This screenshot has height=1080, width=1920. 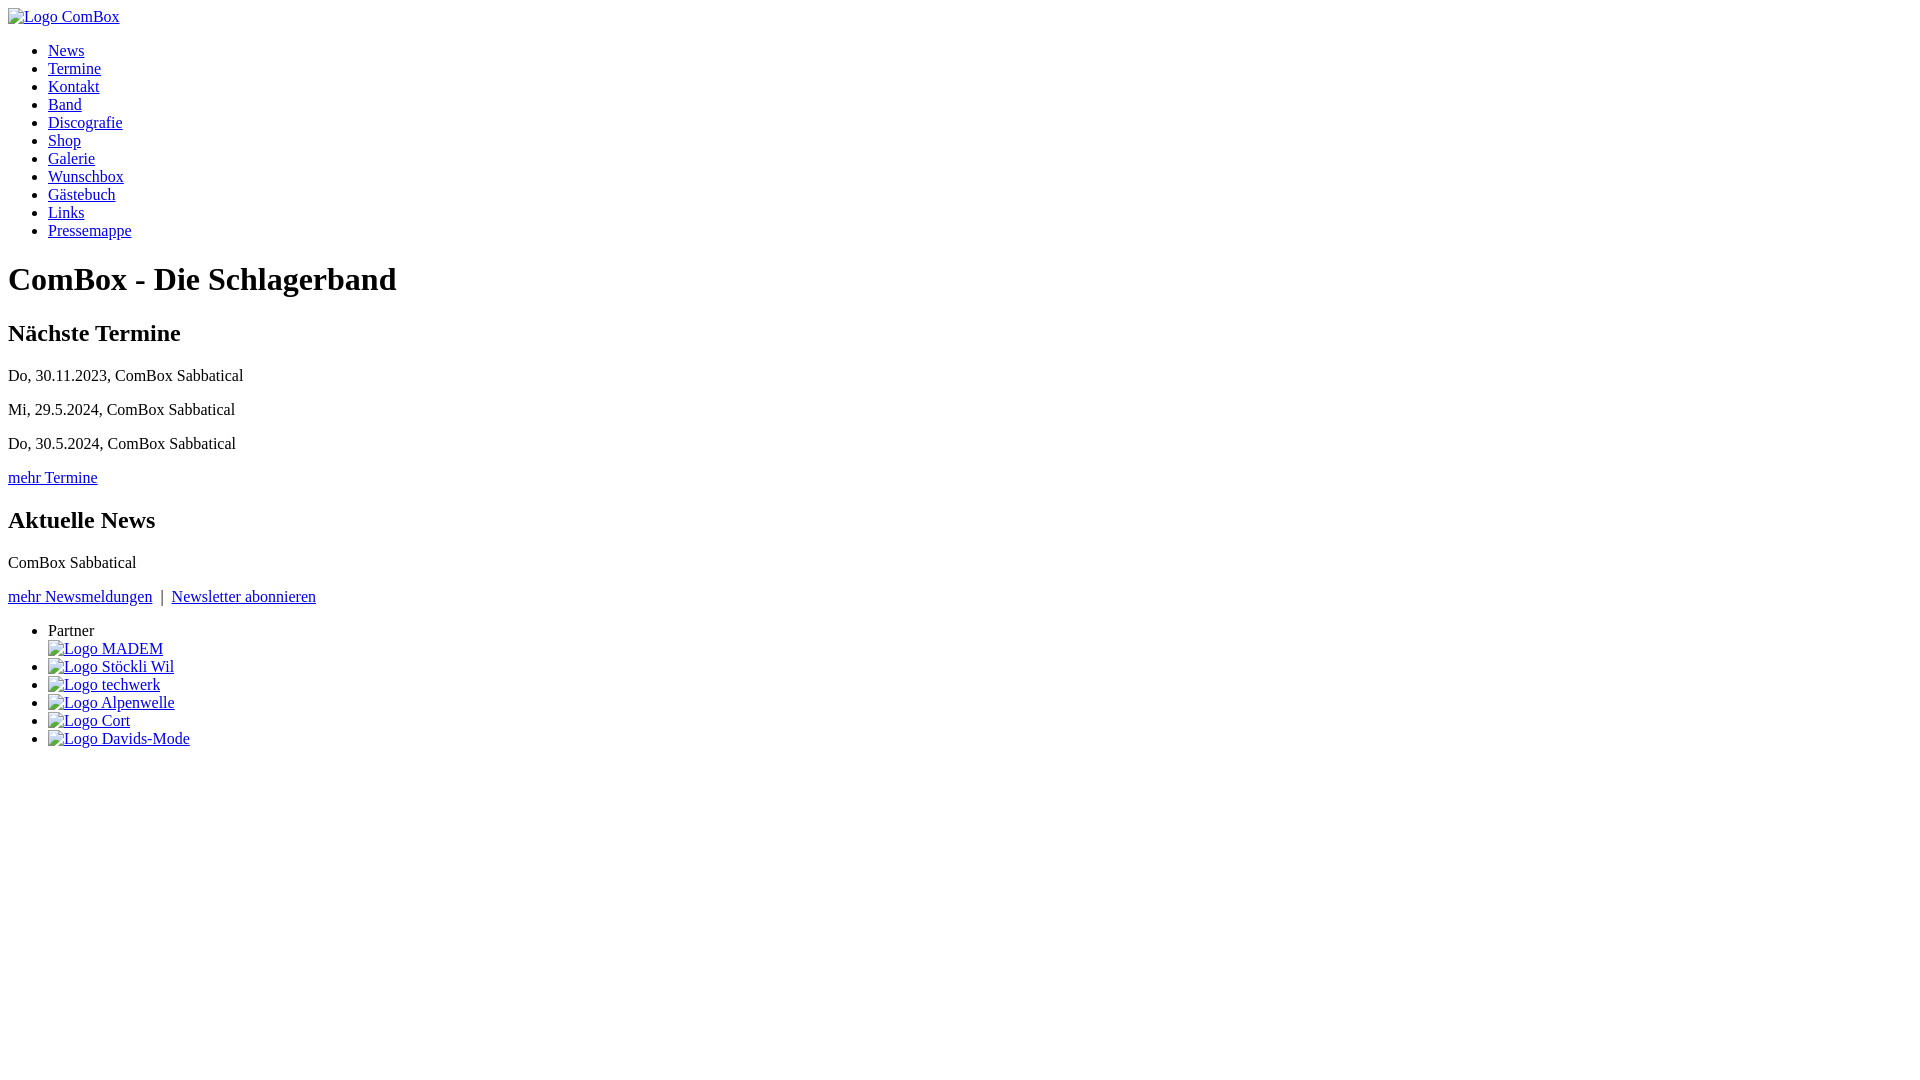 What do you see at coordinates (71, 157) in the screenshot?
I see `'Galerie'` at bounding box center [71, 157].